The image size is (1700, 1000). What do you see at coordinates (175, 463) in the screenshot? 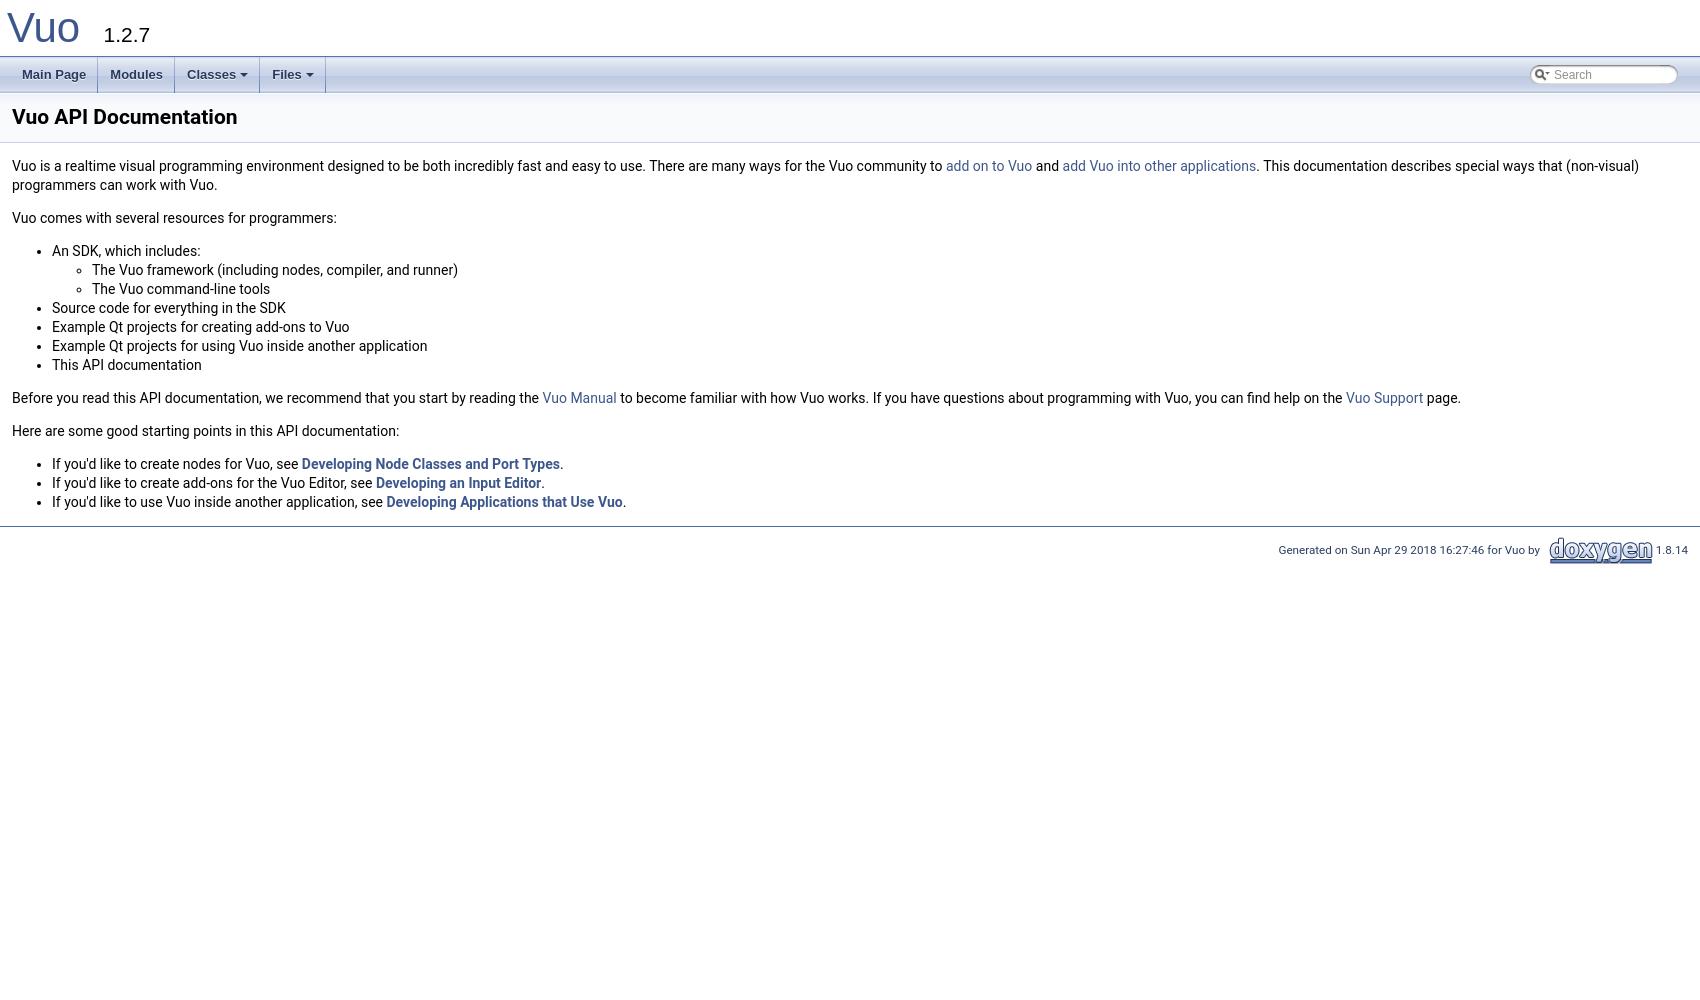
I see `'If you'd like to create nodes for Vuo, see'` at bounding box center [175, 463].